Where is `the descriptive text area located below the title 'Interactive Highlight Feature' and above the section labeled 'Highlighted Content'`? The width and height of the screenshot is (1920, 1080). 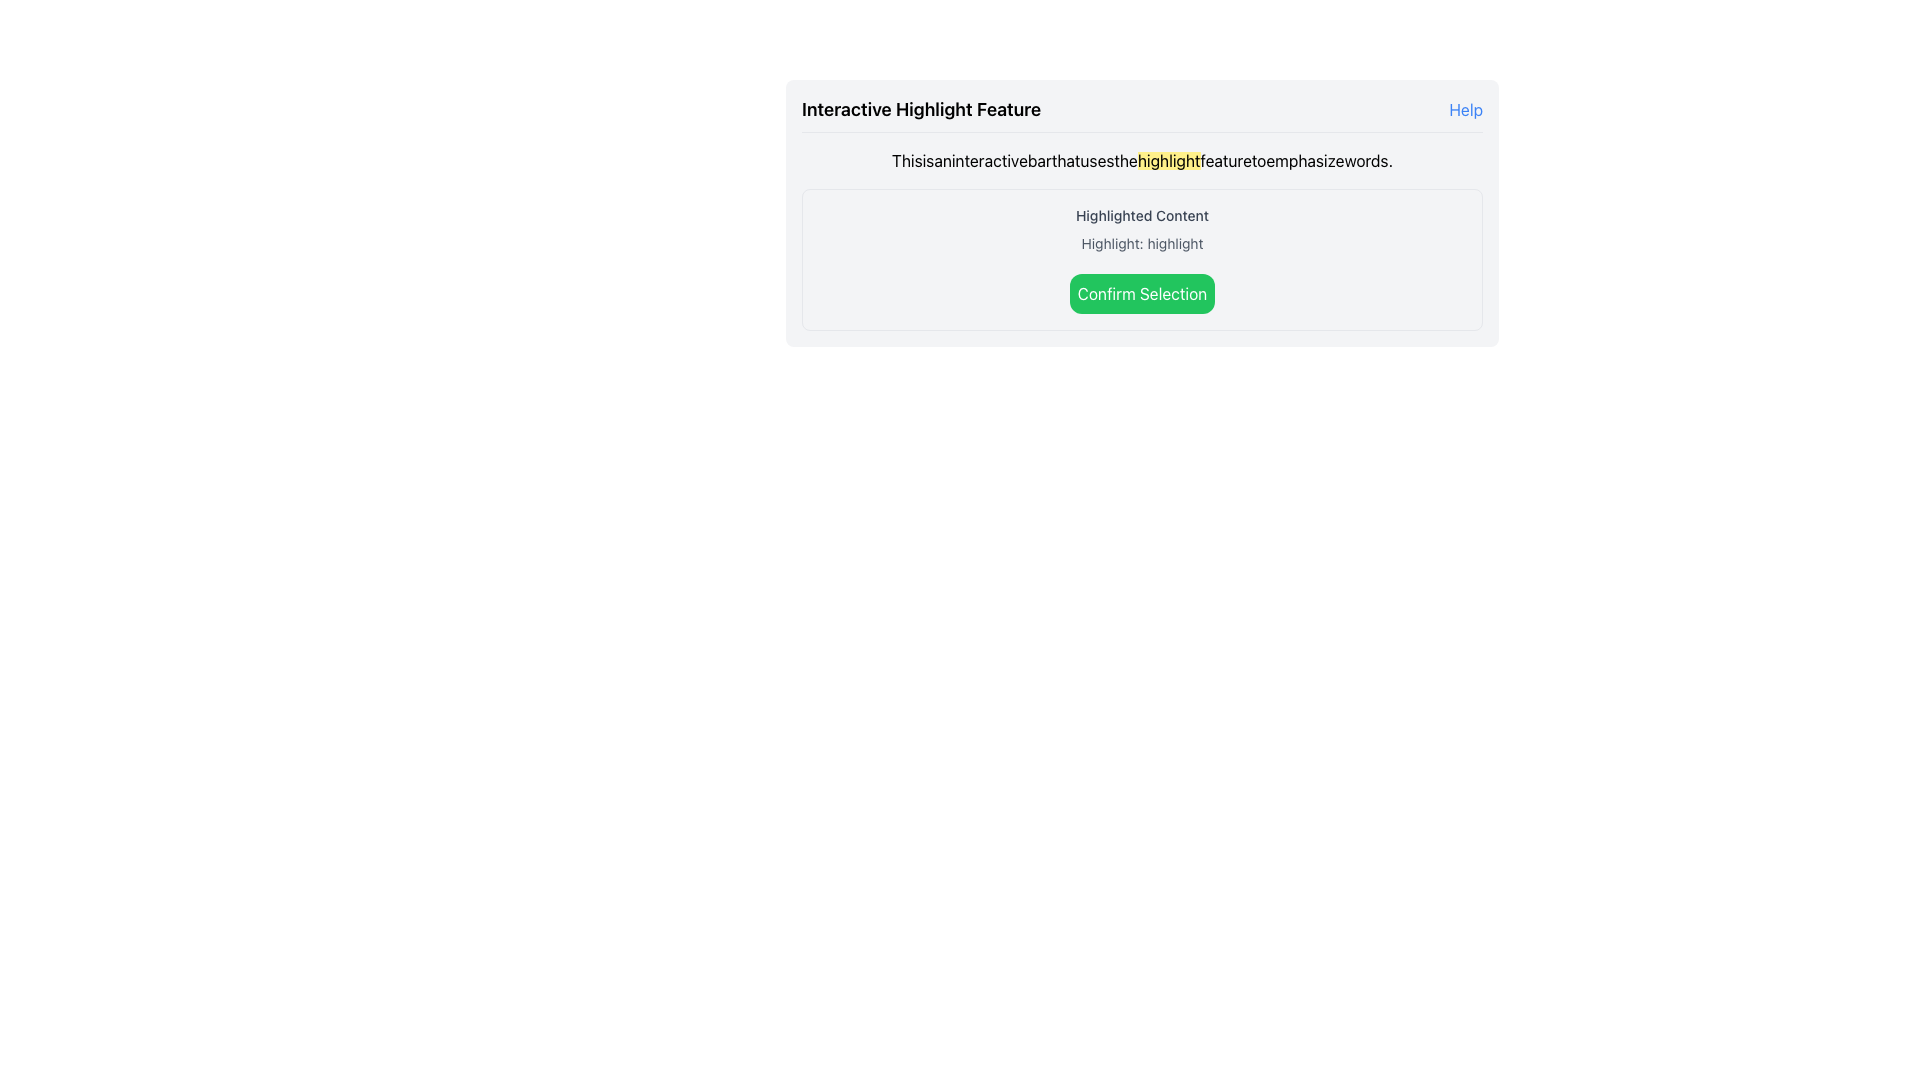 the descriptive text area located below the title 'Interactive Highlight Feature' and above the section labeled 'Highlighted Content' is located at coordinates (1142, 160).